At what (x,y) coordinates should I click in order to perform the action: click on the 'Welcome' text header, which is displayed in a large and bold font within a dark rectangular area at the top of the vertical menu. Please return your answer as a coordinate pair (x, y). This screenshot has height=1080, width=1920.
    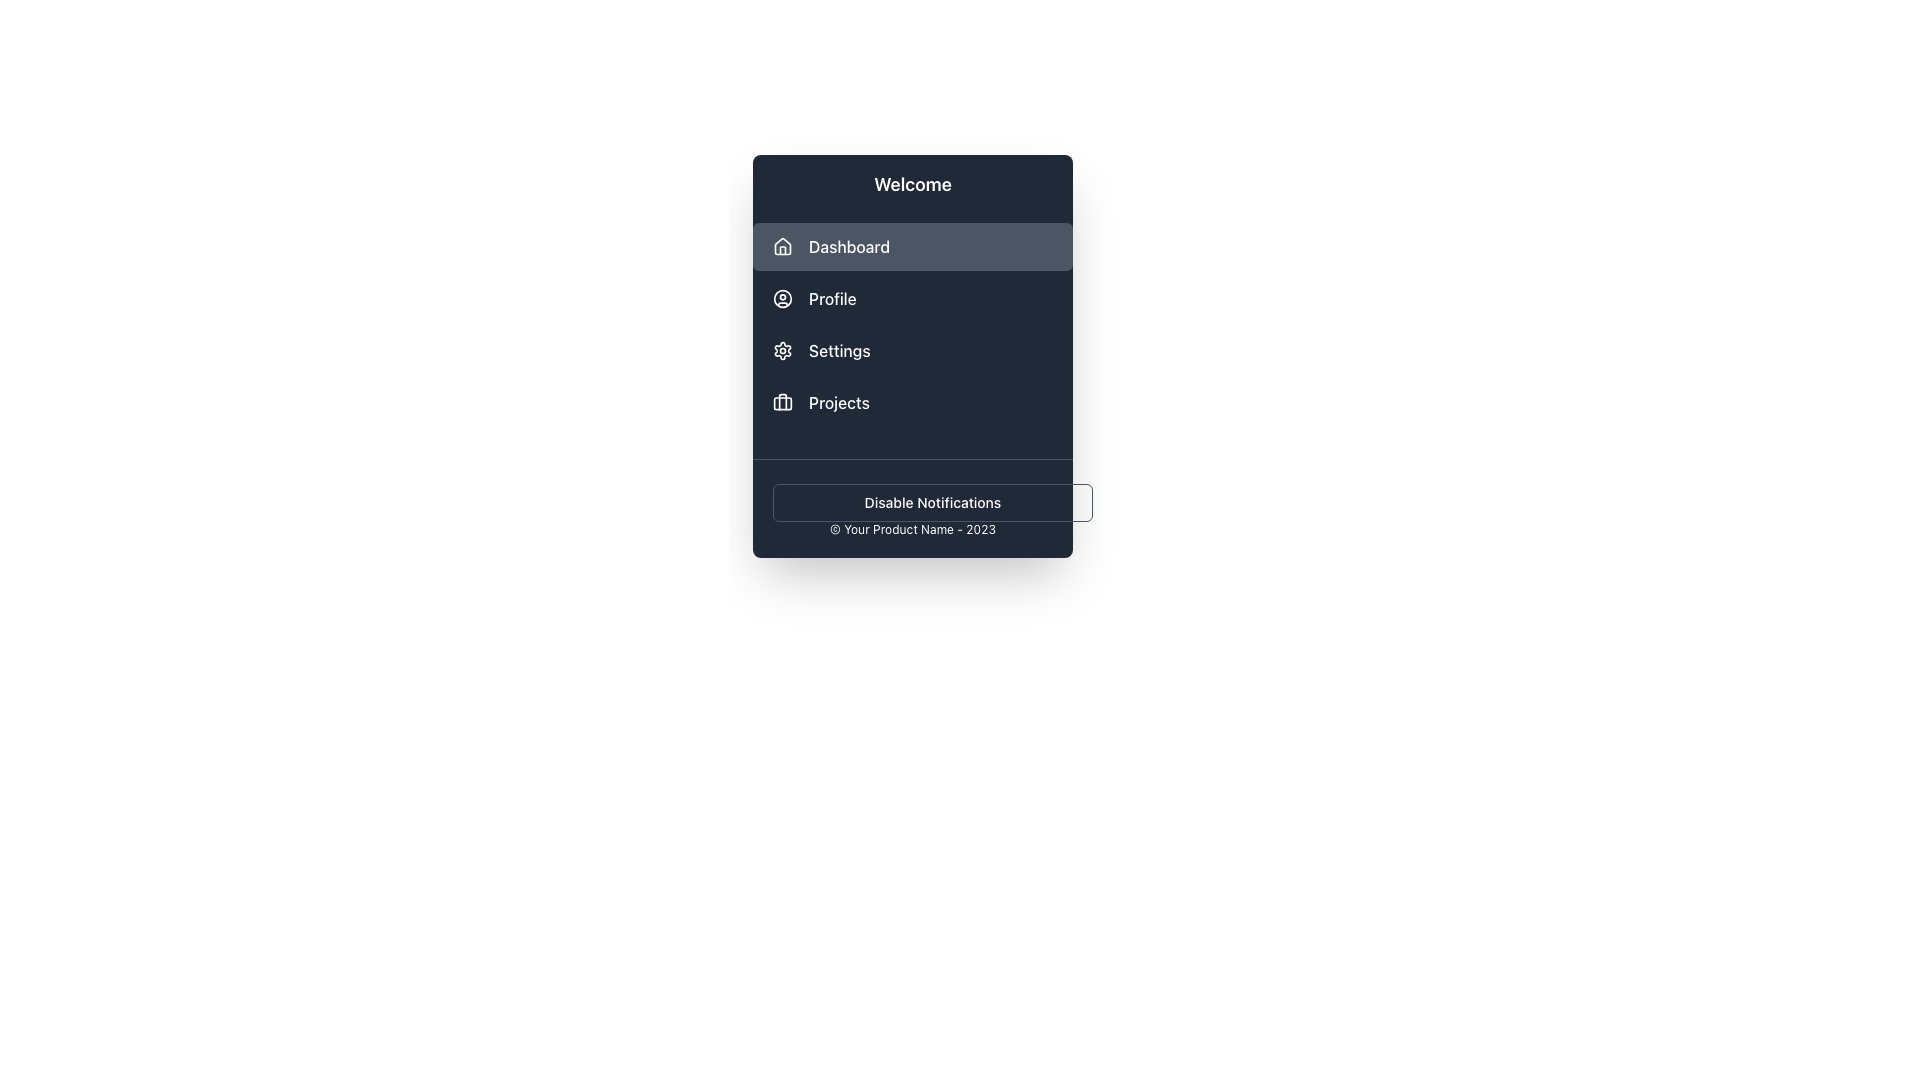
    Looking at the image, I should click on (911, 185).